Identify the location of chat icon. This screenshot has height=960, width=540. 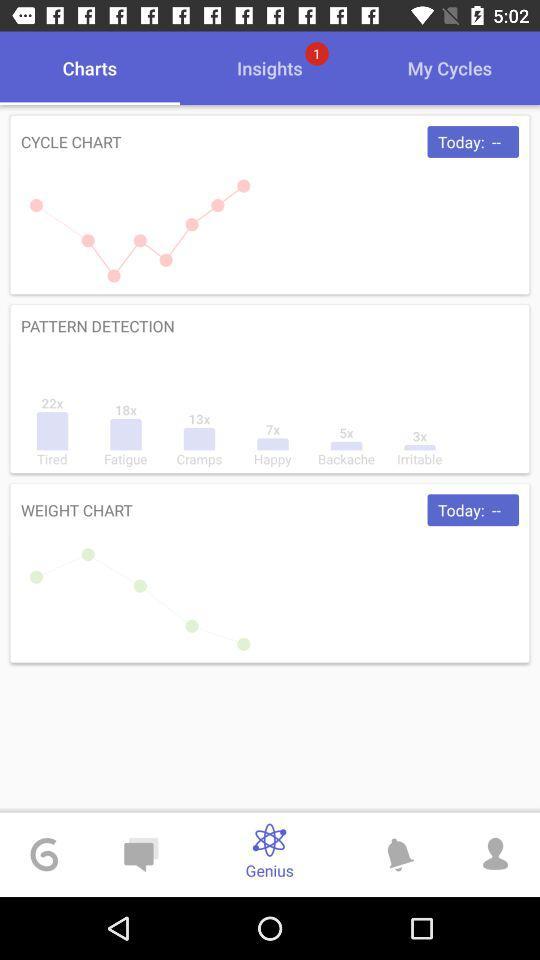
(139, 853).